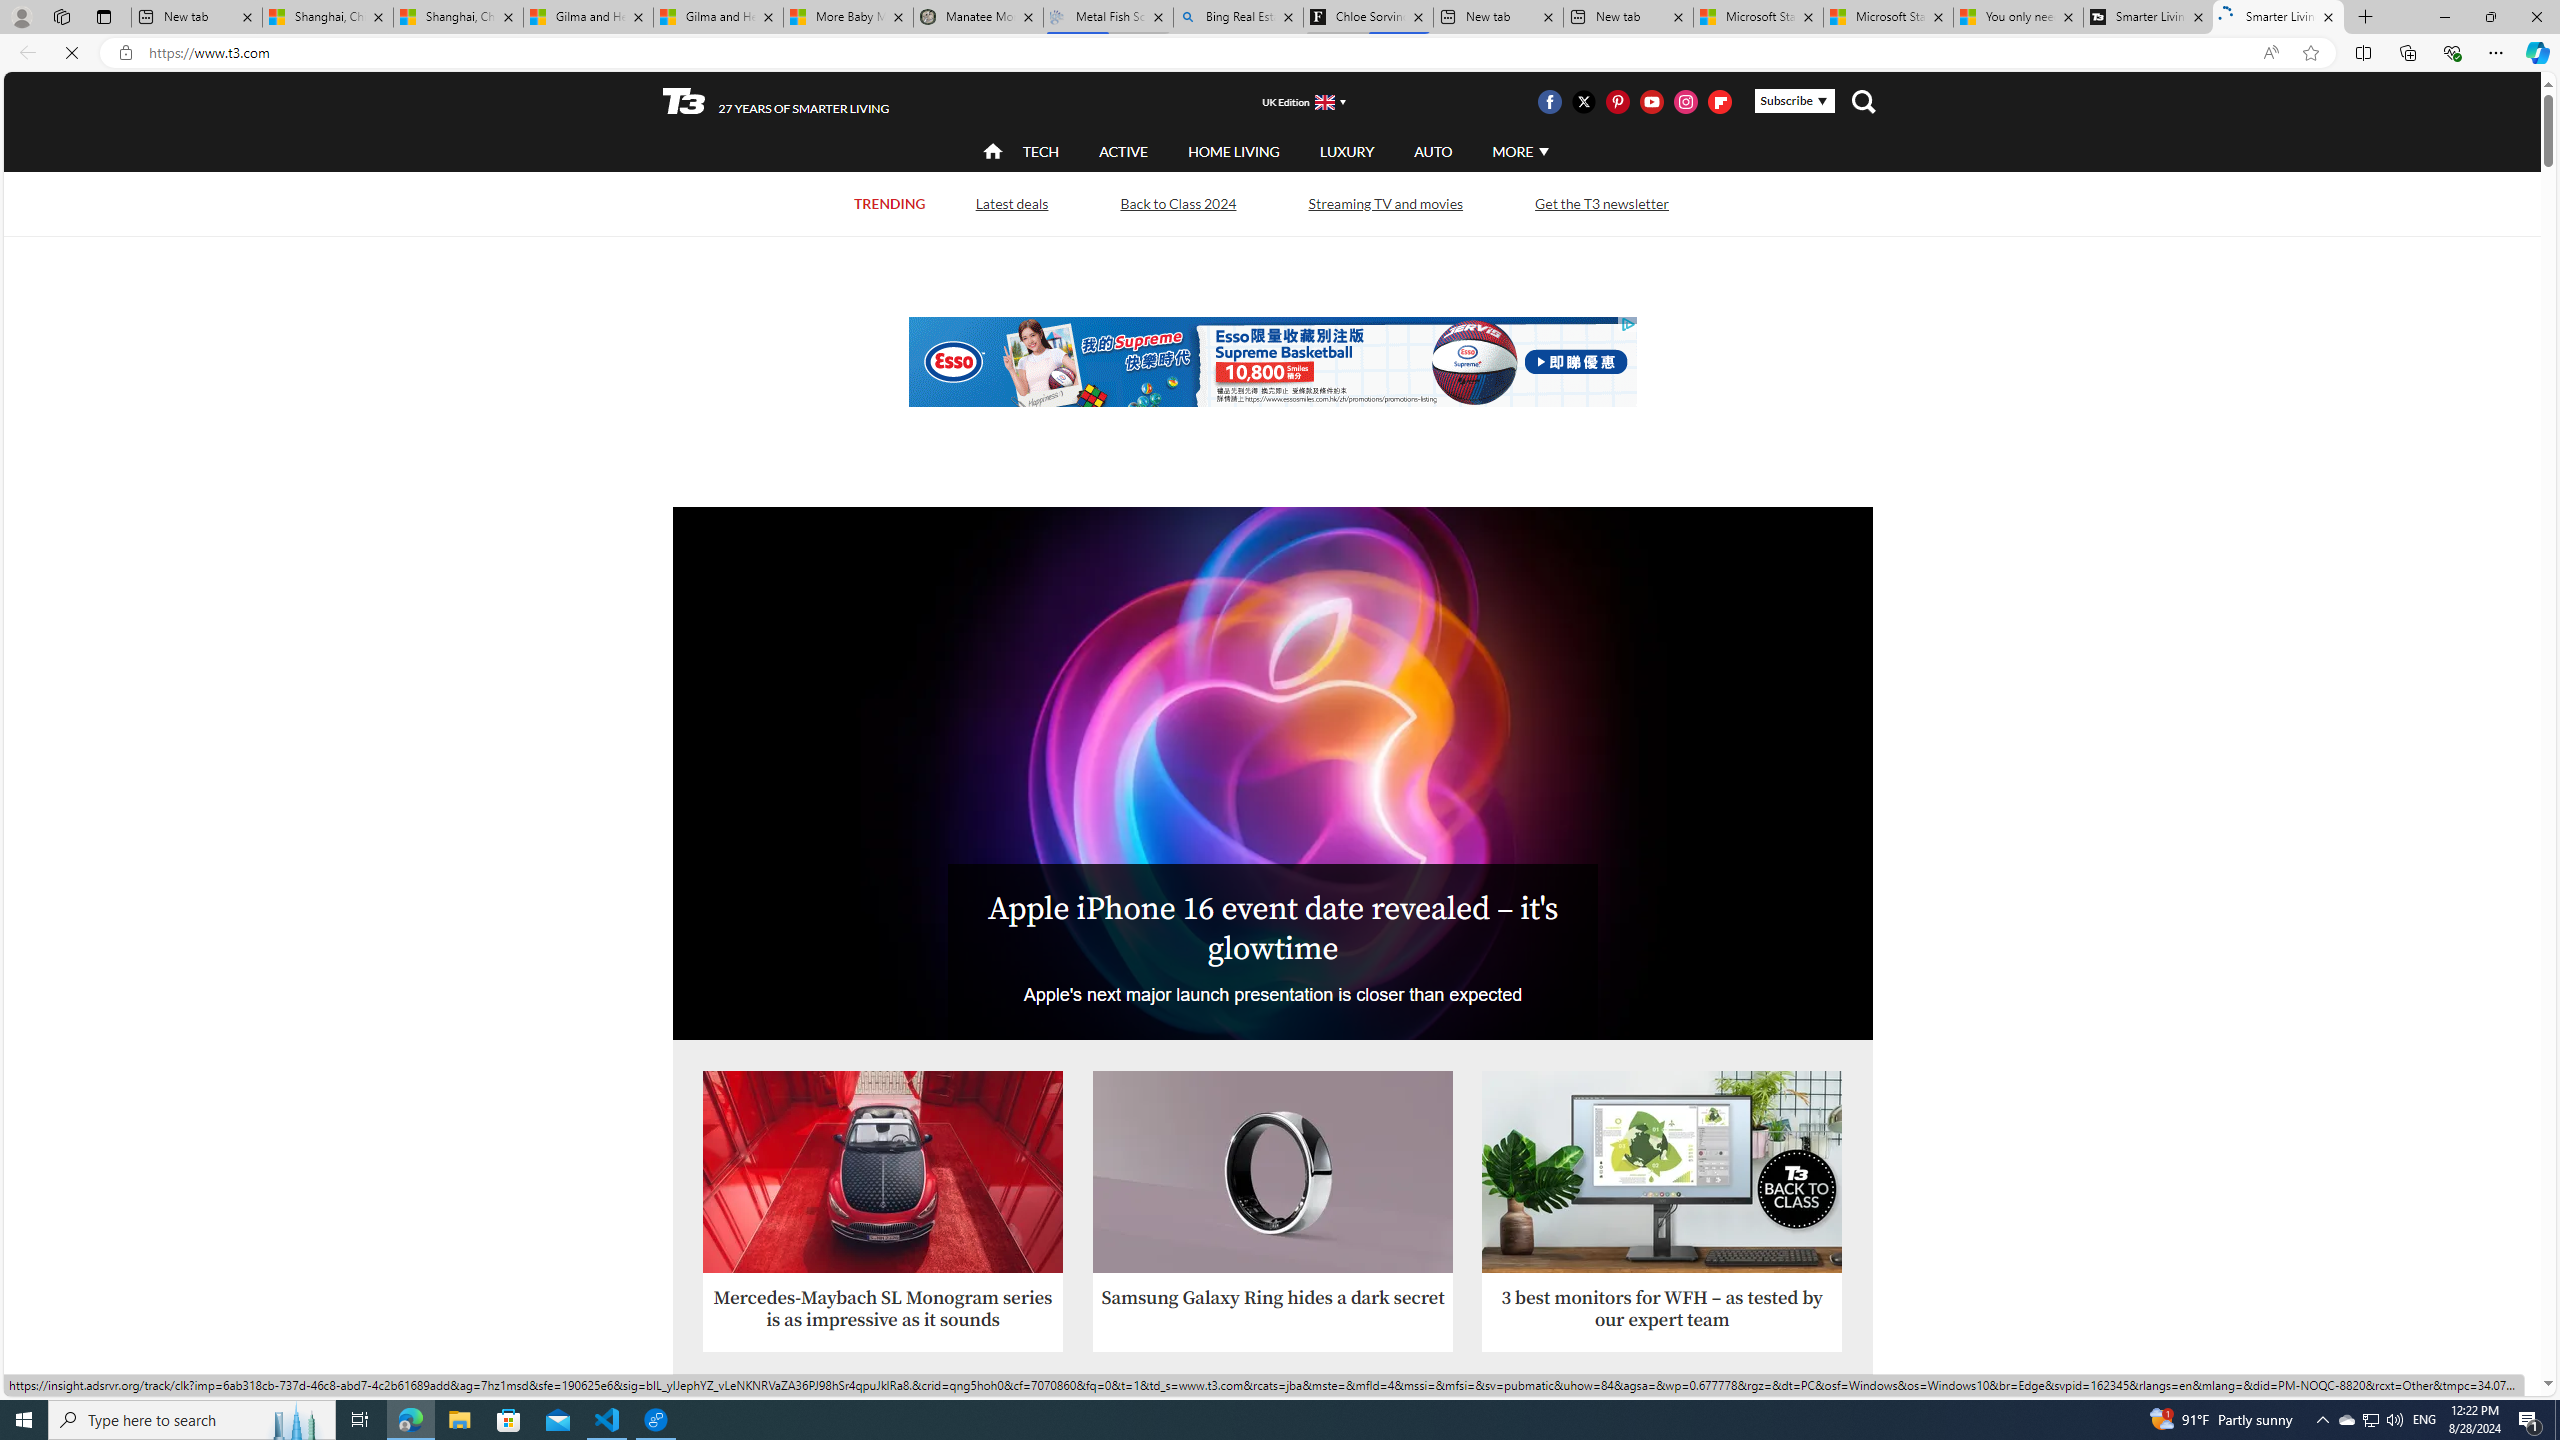 The height and width of the screenshot is (1440, 2560). I want to click on 'Get the T3 newsletter', so click(1601, 202).